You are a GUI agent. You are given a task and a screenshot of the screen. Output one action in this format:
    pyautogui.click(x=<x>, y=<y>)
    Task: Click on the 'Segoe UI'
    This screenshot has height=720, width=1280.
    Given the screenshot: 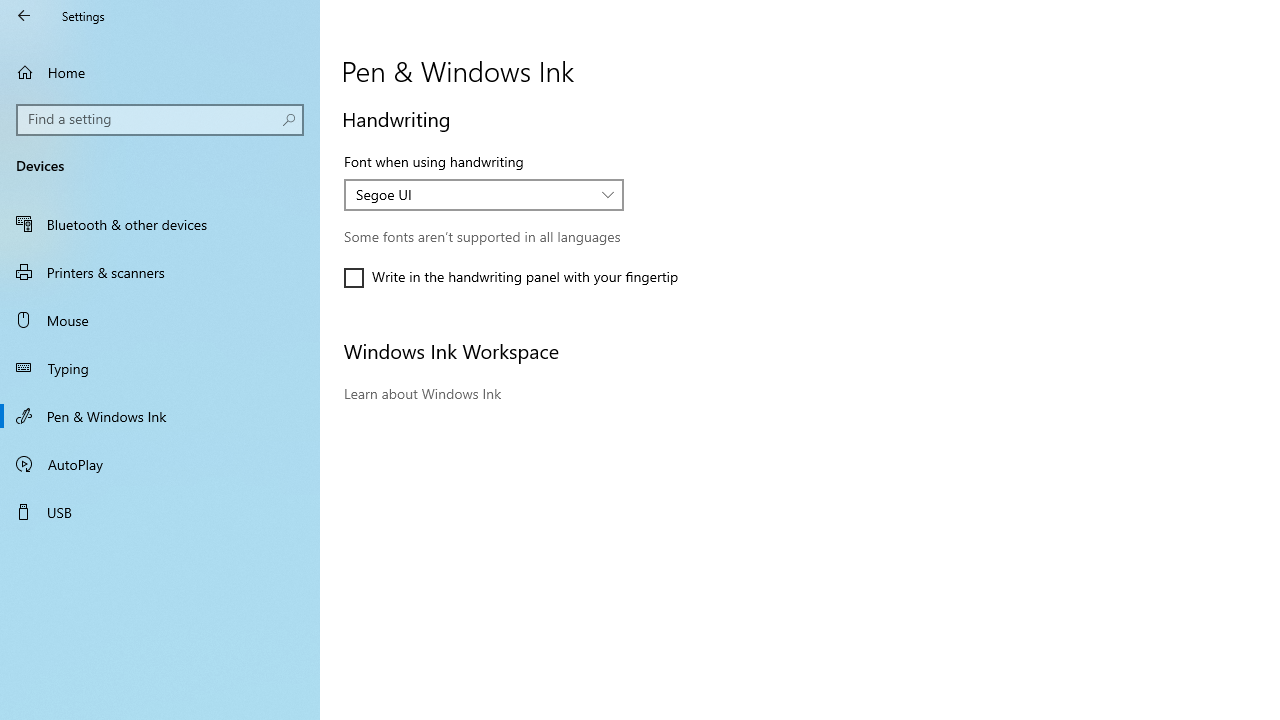 What is the action you would take?
    pyautogui.click(x=472, y=194)
    